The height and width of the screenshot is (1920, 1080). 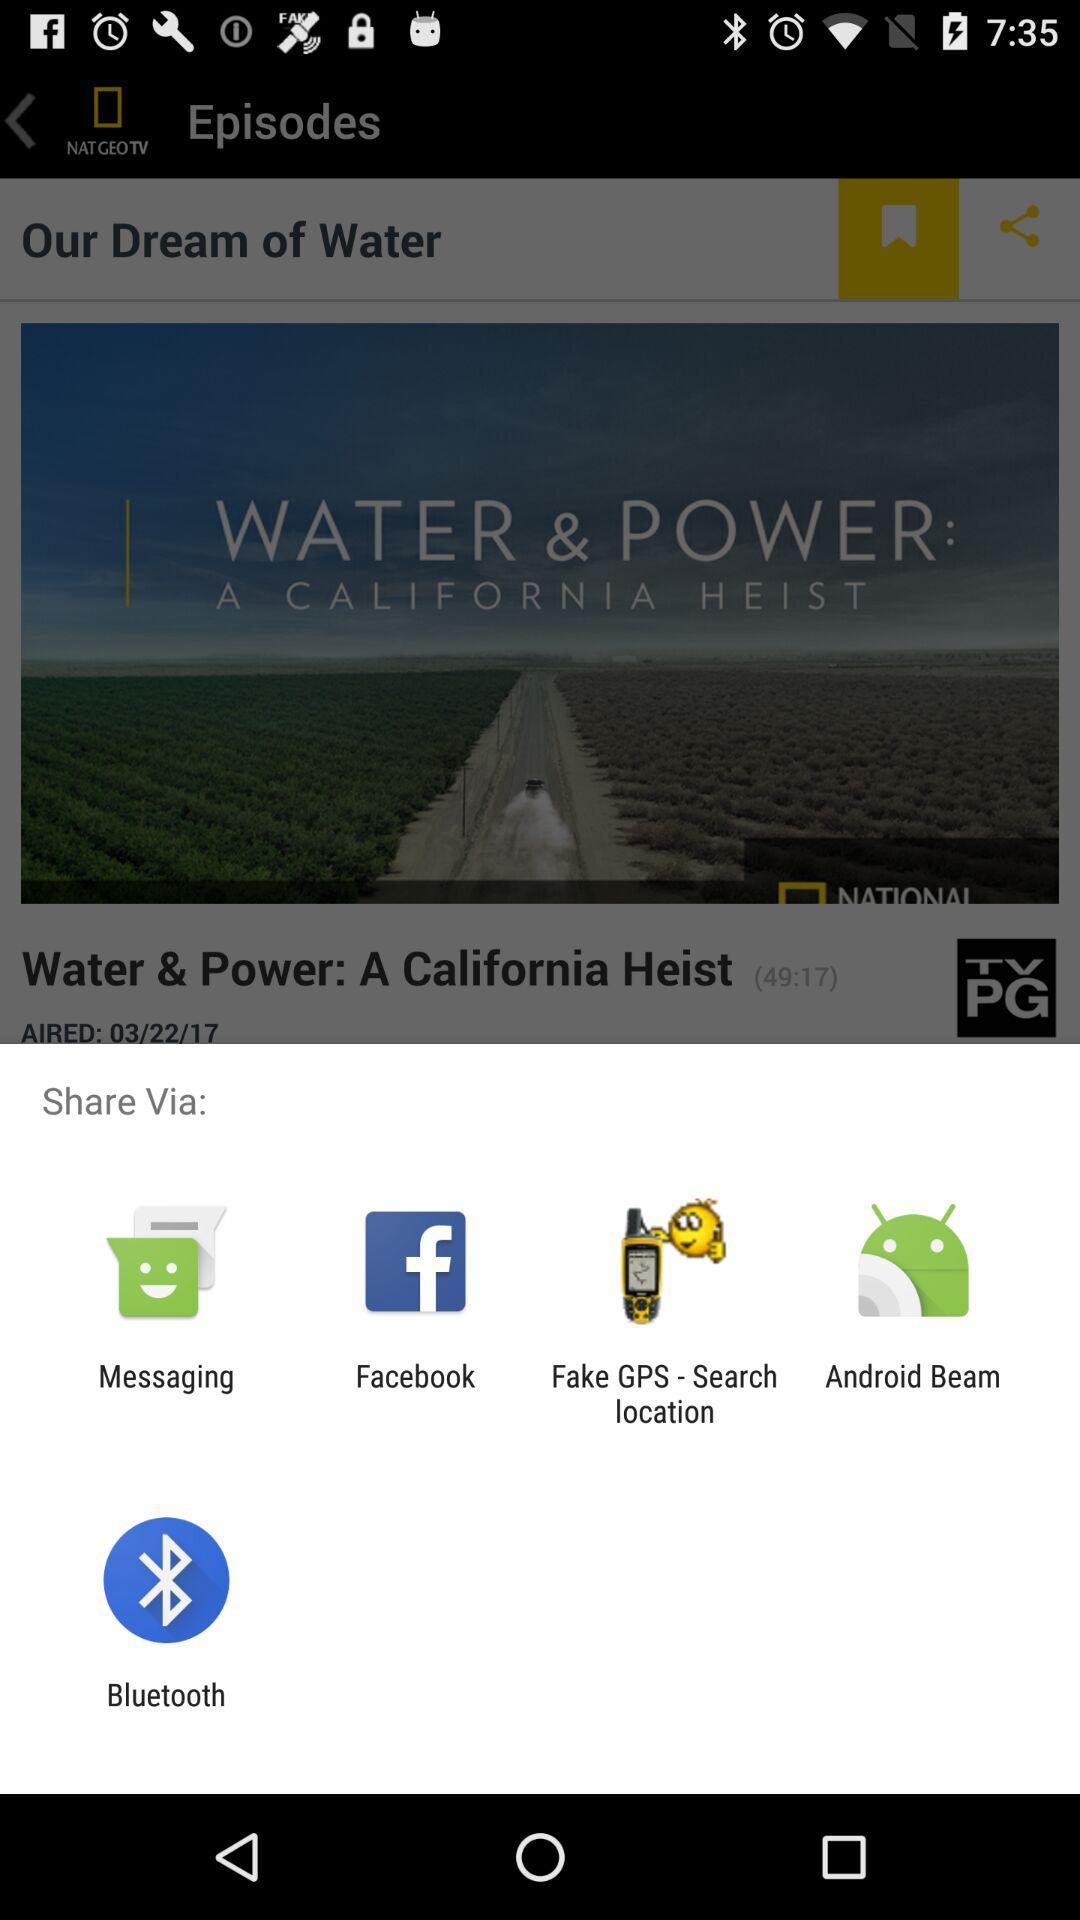 What do you see at coordinates (664, 1392) in the screenshot?
I see `the fake gps search item` at bounding box center [664, 1392].